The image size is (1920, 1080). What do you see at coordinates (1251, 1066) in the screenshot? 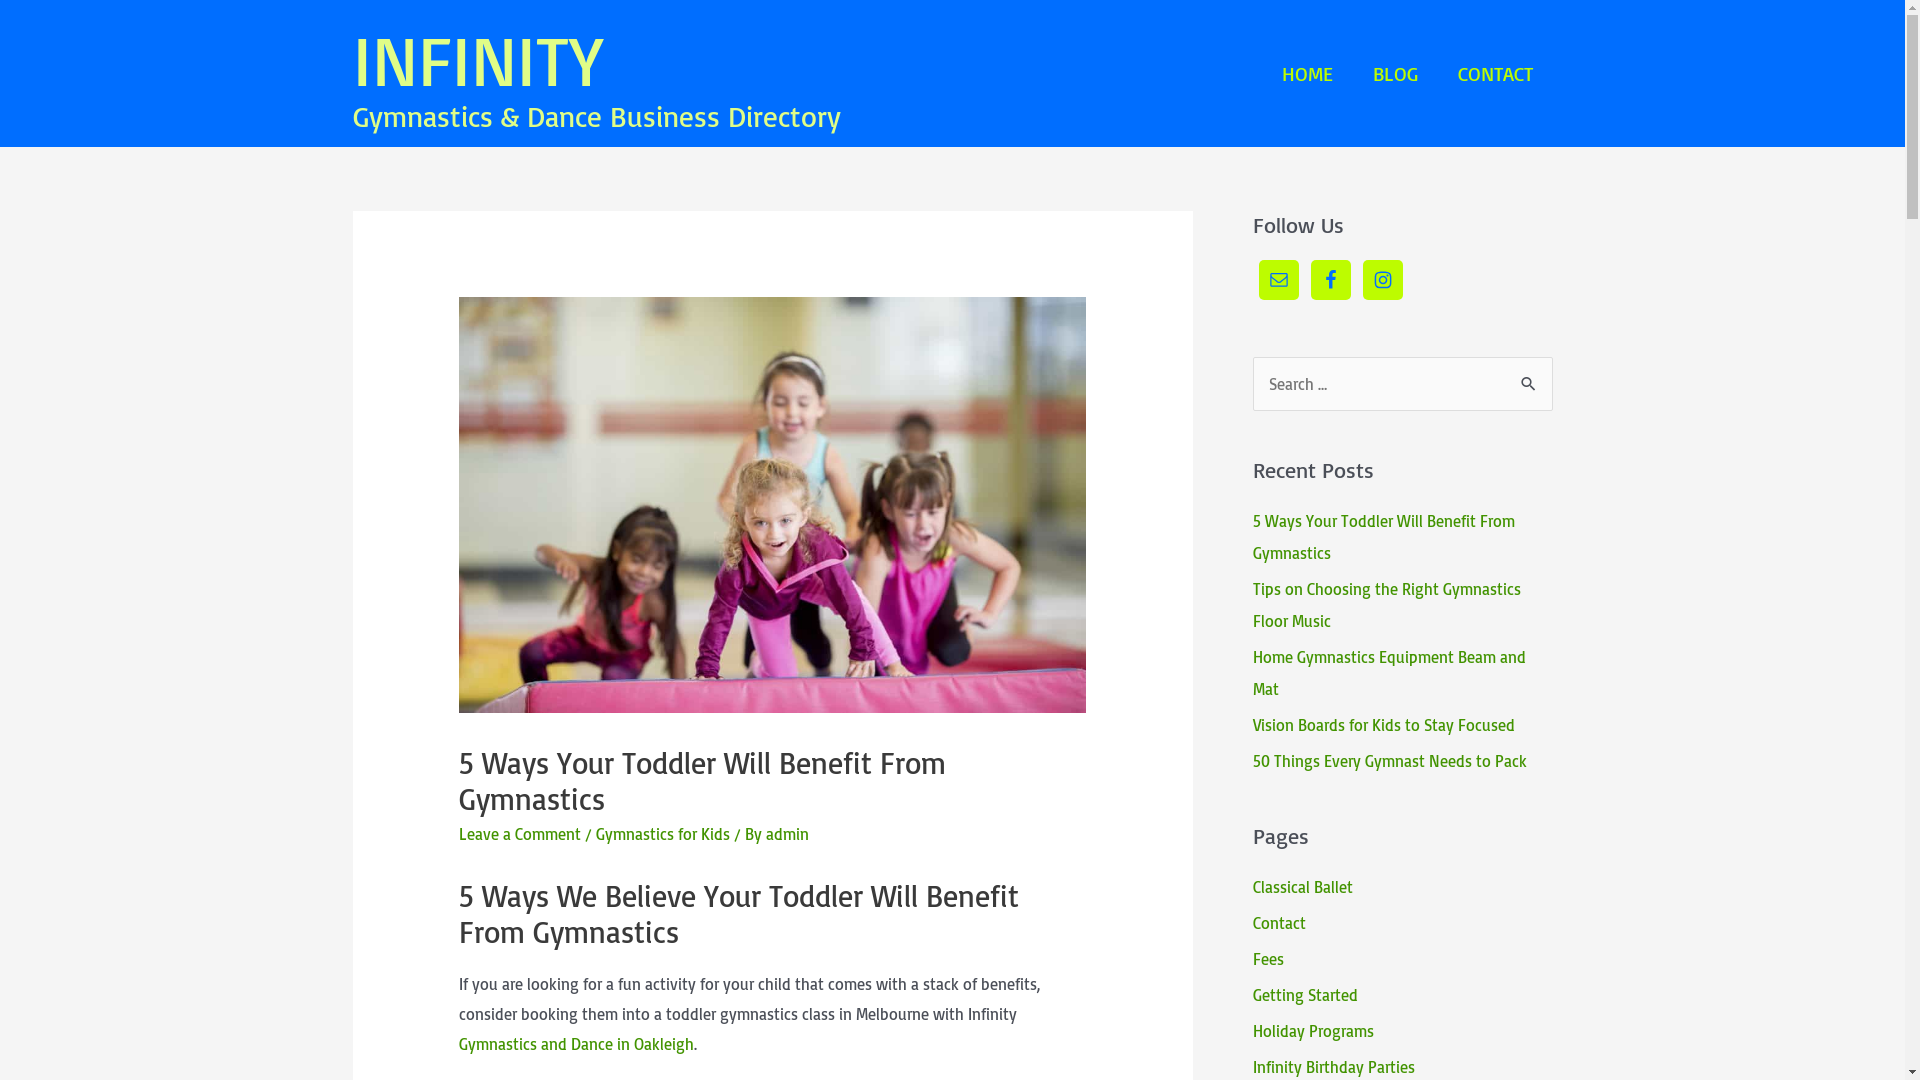
I see `'Infinity Birthday Parties'` at bounding box center [1251, 1066].